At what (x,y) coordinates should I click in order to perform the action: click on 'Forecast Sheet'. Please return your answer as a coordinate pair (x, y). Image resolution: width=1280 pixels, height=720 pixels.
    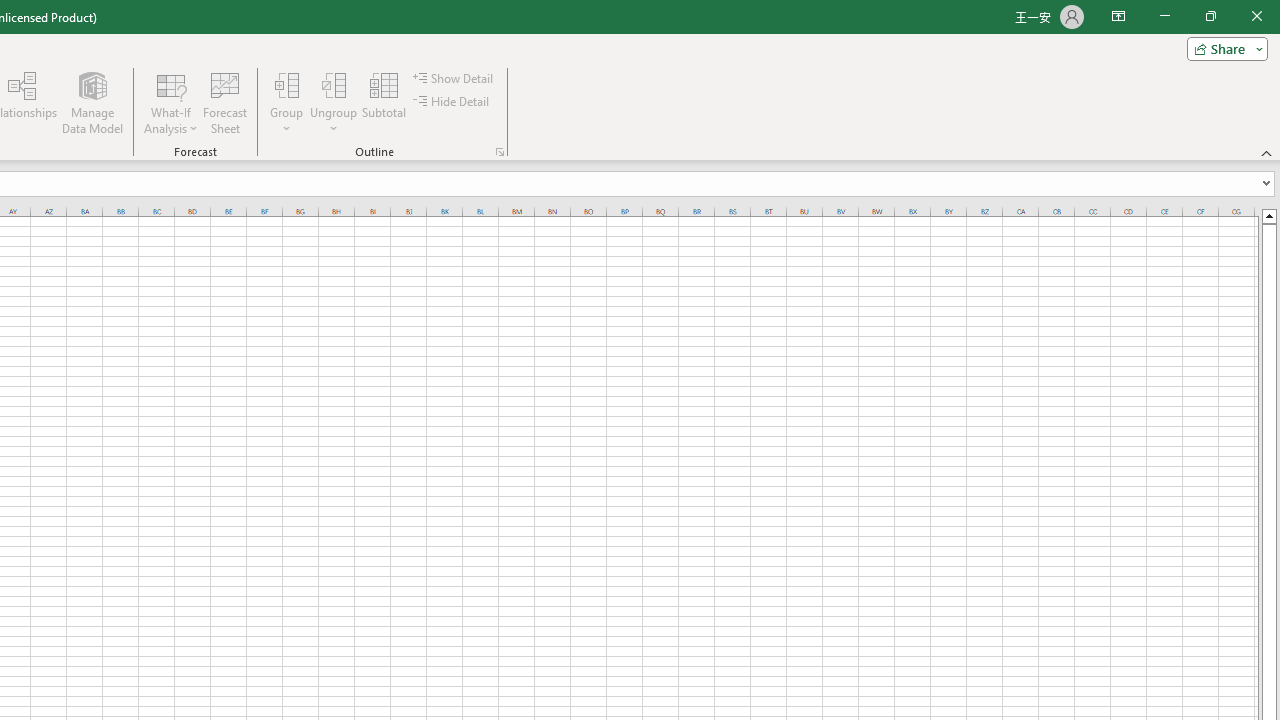
    Looking at the image, I should click on (225, 103).